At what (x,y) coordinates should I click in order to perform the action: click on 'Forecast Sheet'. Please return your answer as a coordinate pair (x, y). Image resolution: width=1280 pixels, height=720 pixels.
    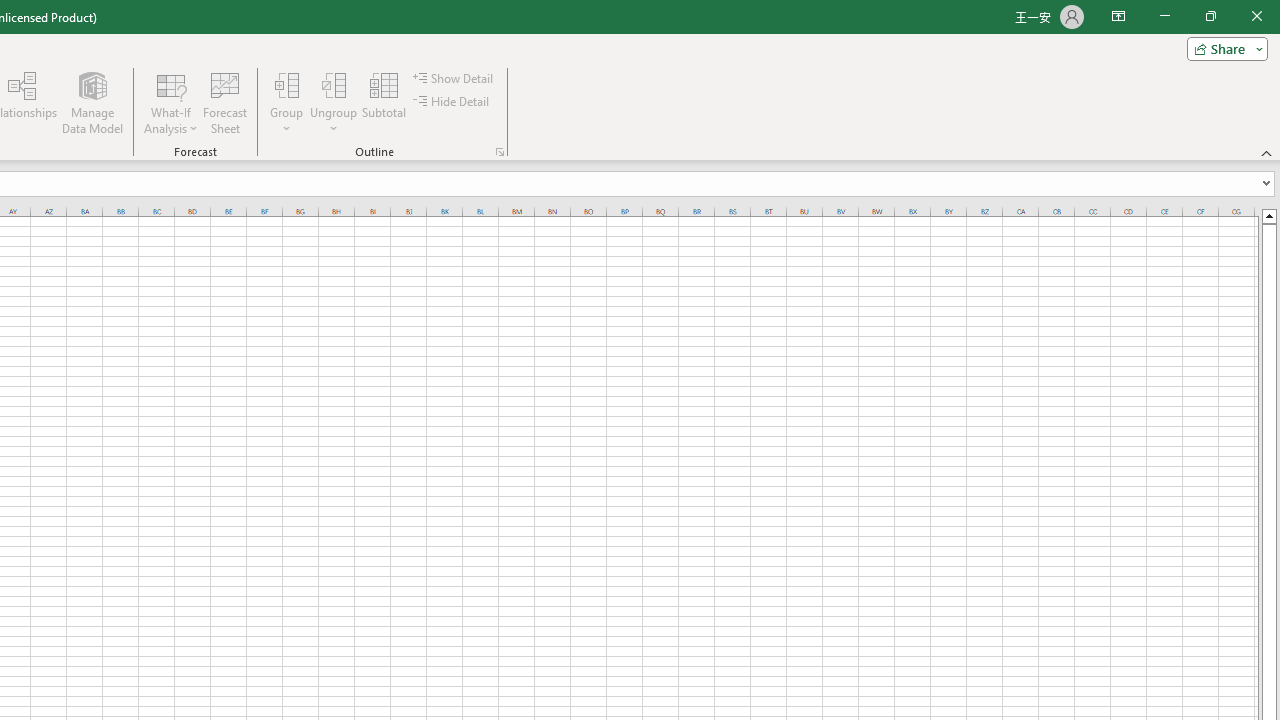
    Looking at the image, I should click on (225, 103).